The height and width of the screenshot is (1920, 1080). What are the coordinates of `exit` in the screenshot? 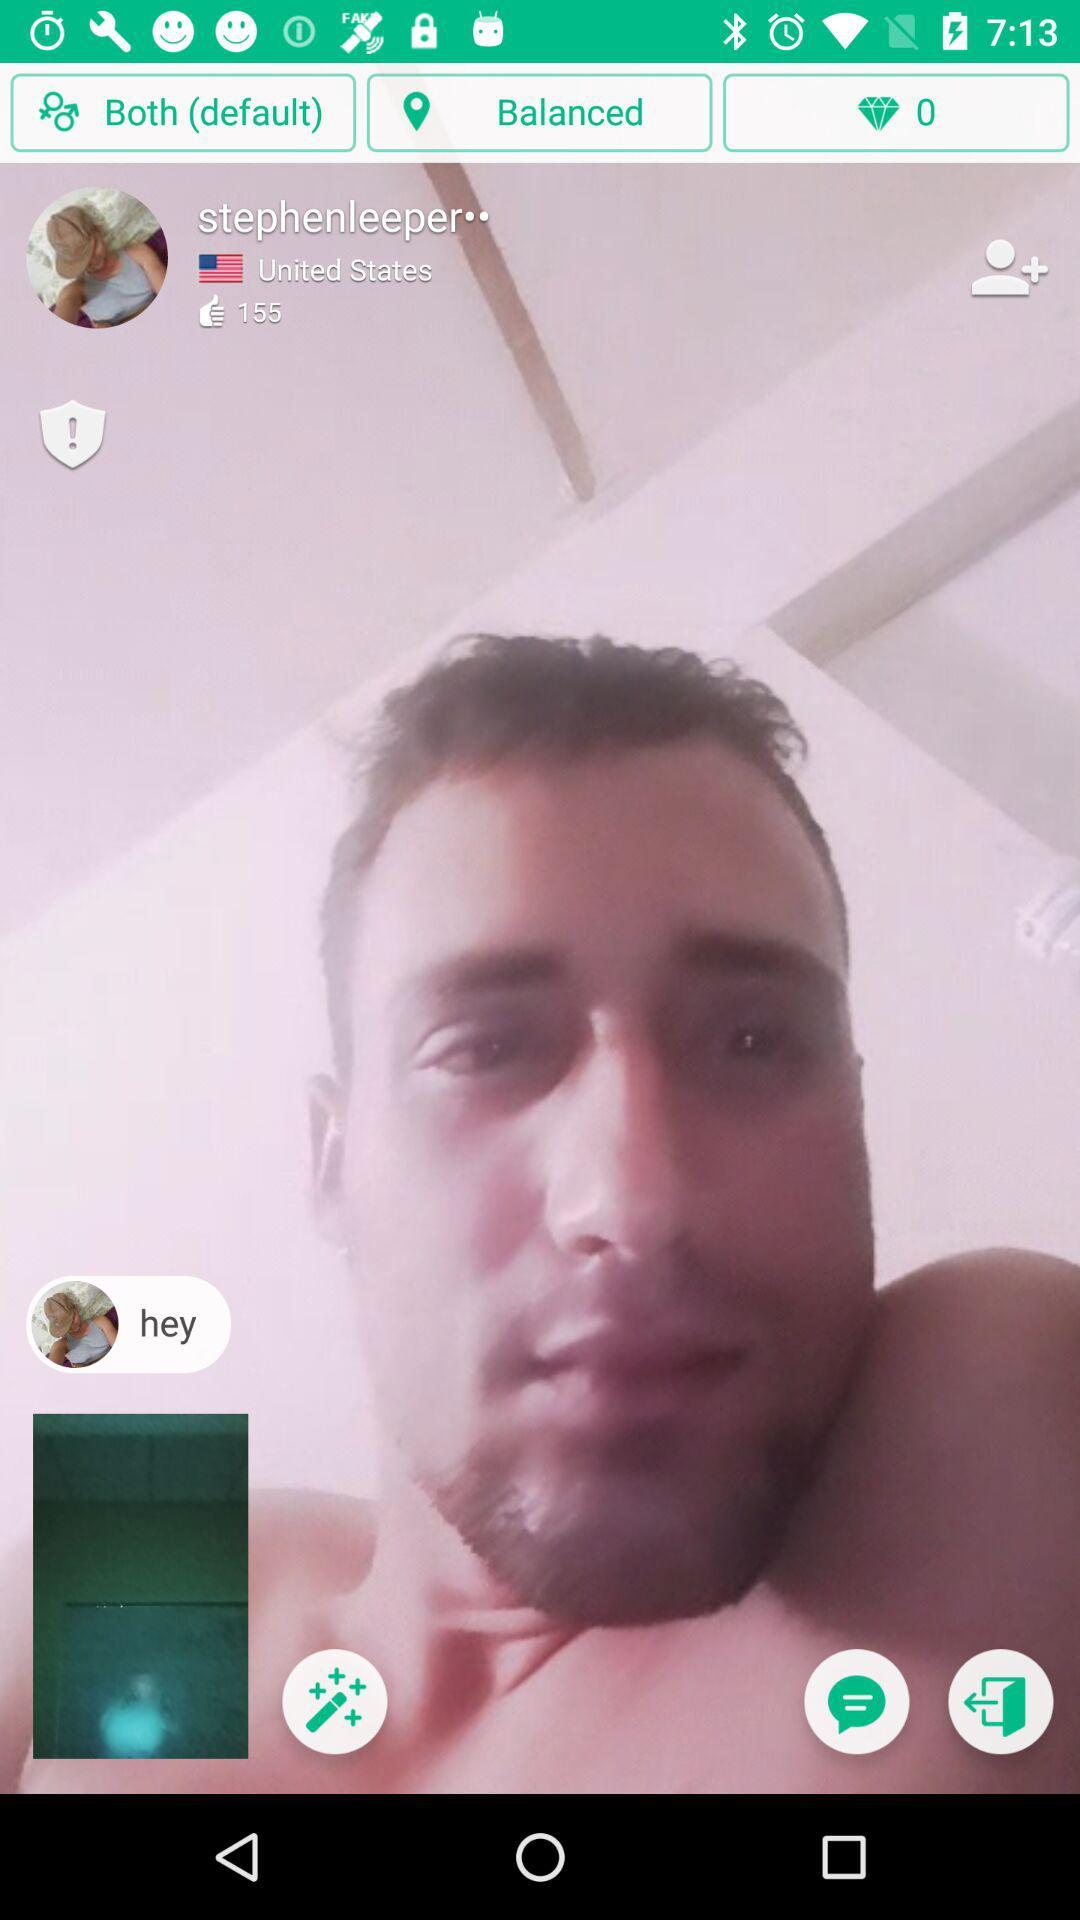 It's located at (1000, 1713).